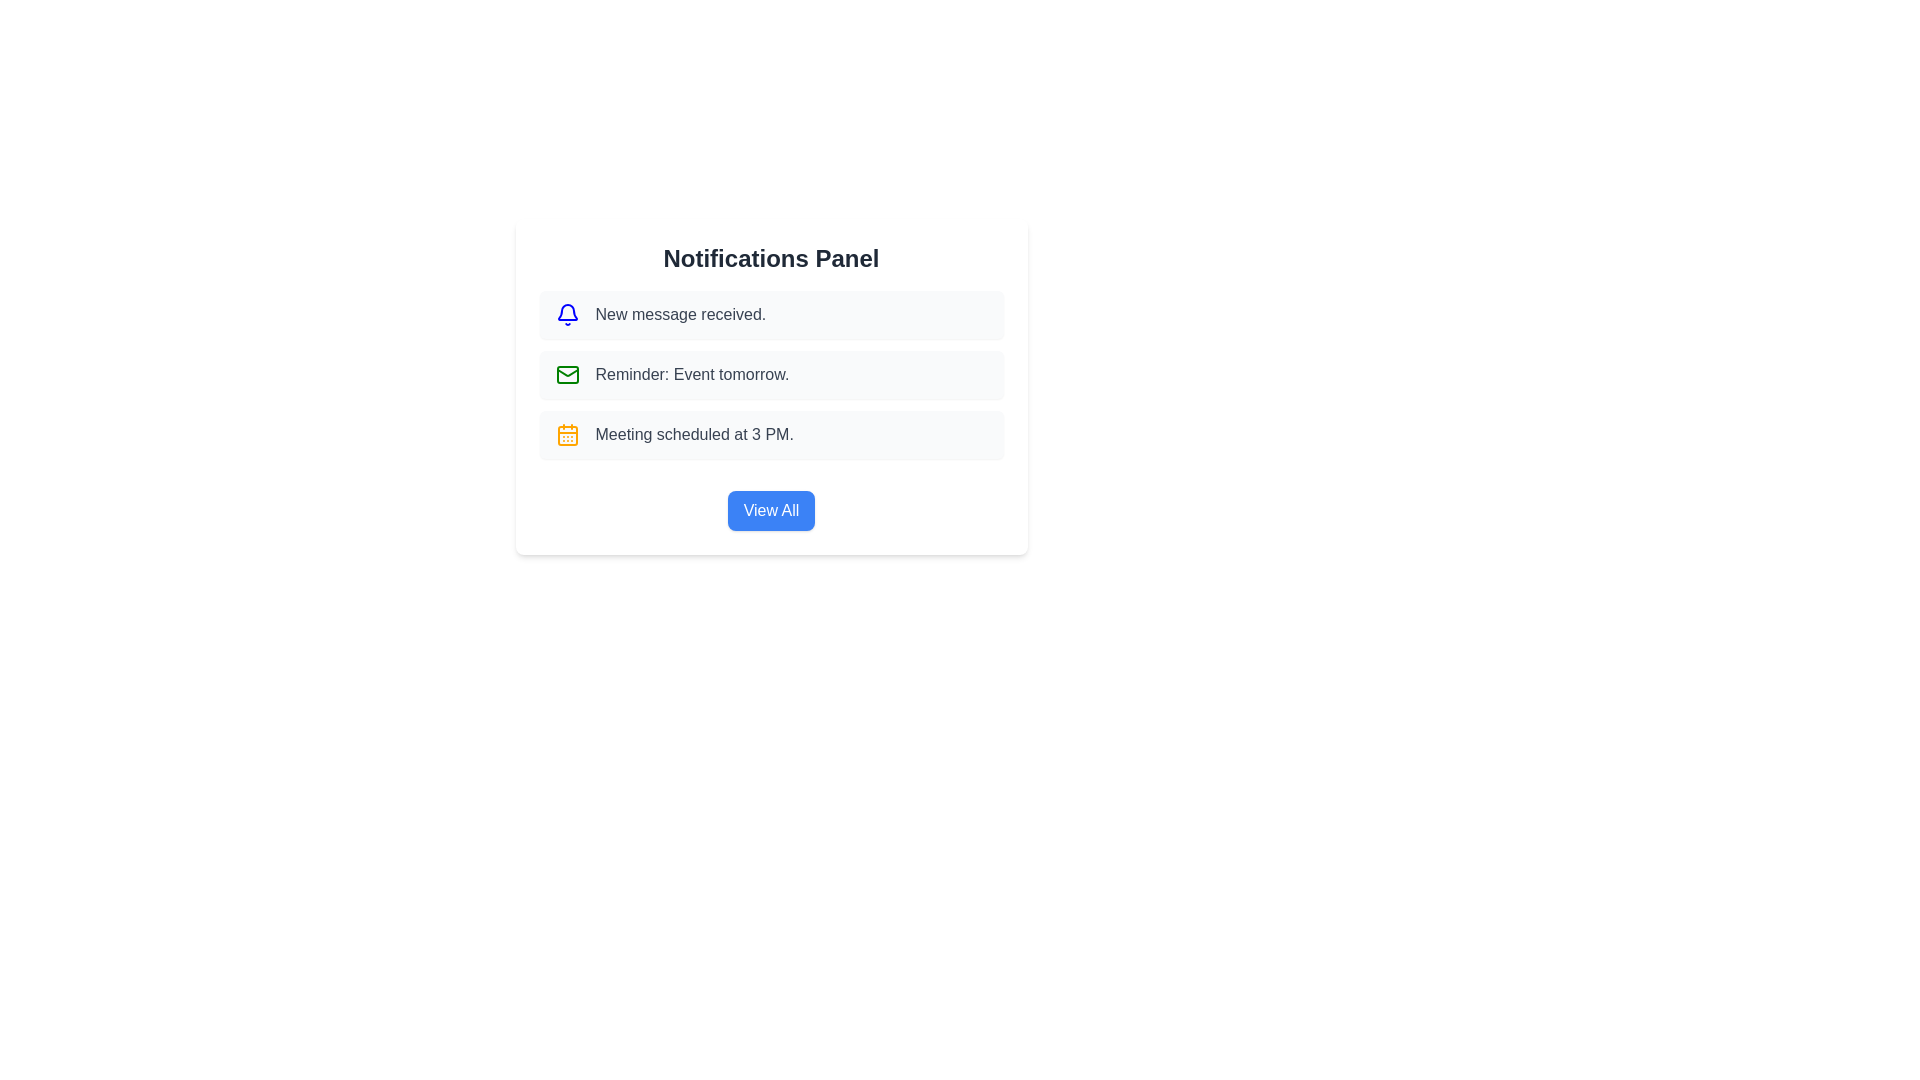  What do you see at coordinates (566, 374) in the screenshot?
I see `the outlined mail icon with green strokes located to the far left of the text in the notification titled 'Reminder: Event tomorrow.'` at bounding box center [566, 374].